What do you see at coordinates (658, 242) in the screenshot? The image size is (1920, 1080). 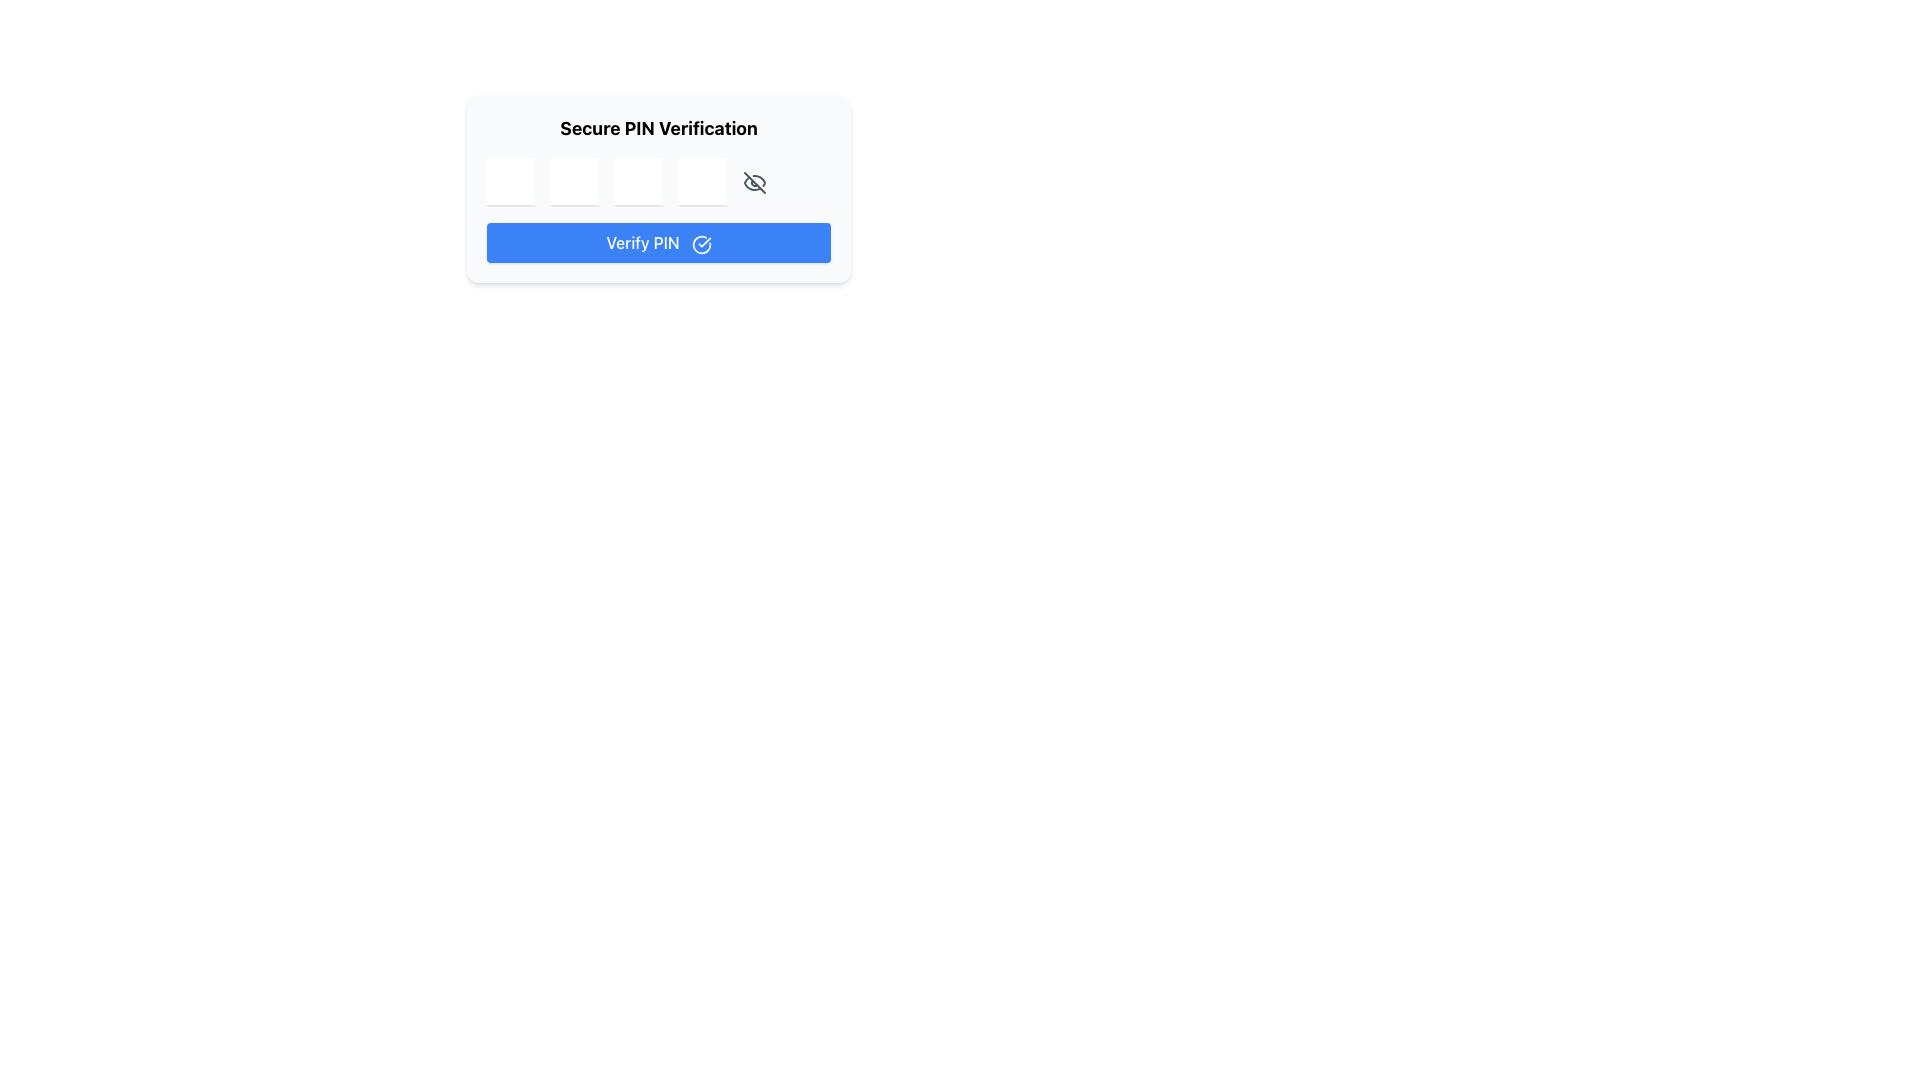 I see `the 'Verify PIN' button, which has a blue background and white text with a checkmark icon` at bounding box center [658, 242].